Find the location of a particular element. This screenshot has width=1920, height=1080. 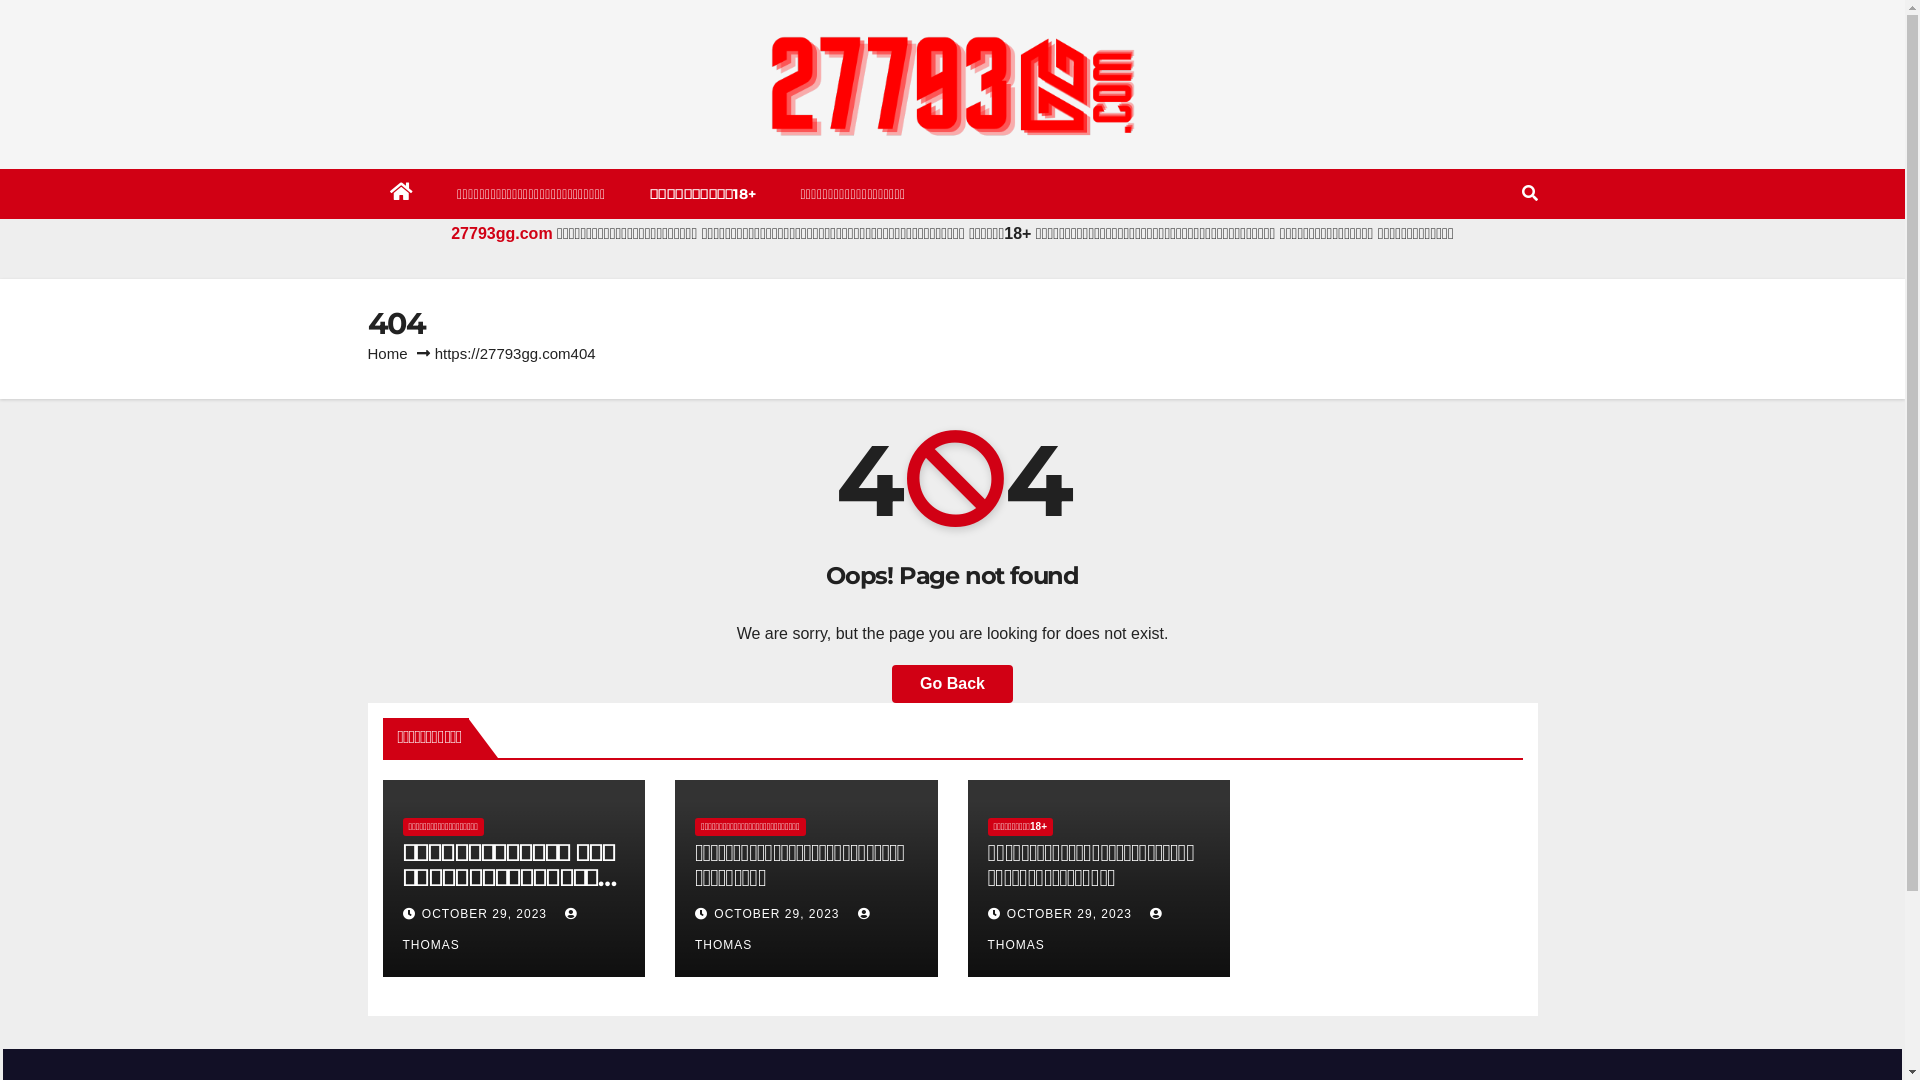

'OCTOBER 29, 2023' is located at coordinates (1070, 914).